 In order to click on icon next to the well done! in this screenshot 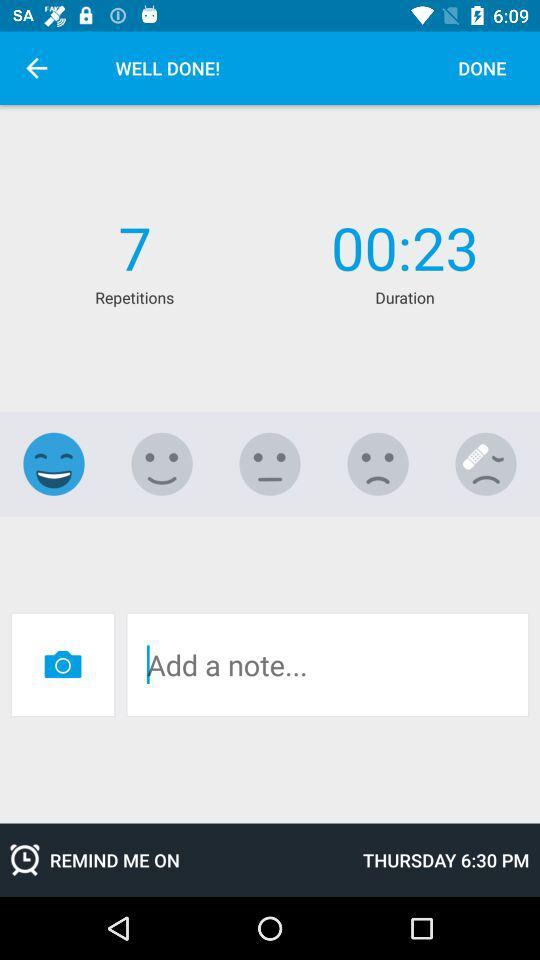, I will do `click(36, 68)`.